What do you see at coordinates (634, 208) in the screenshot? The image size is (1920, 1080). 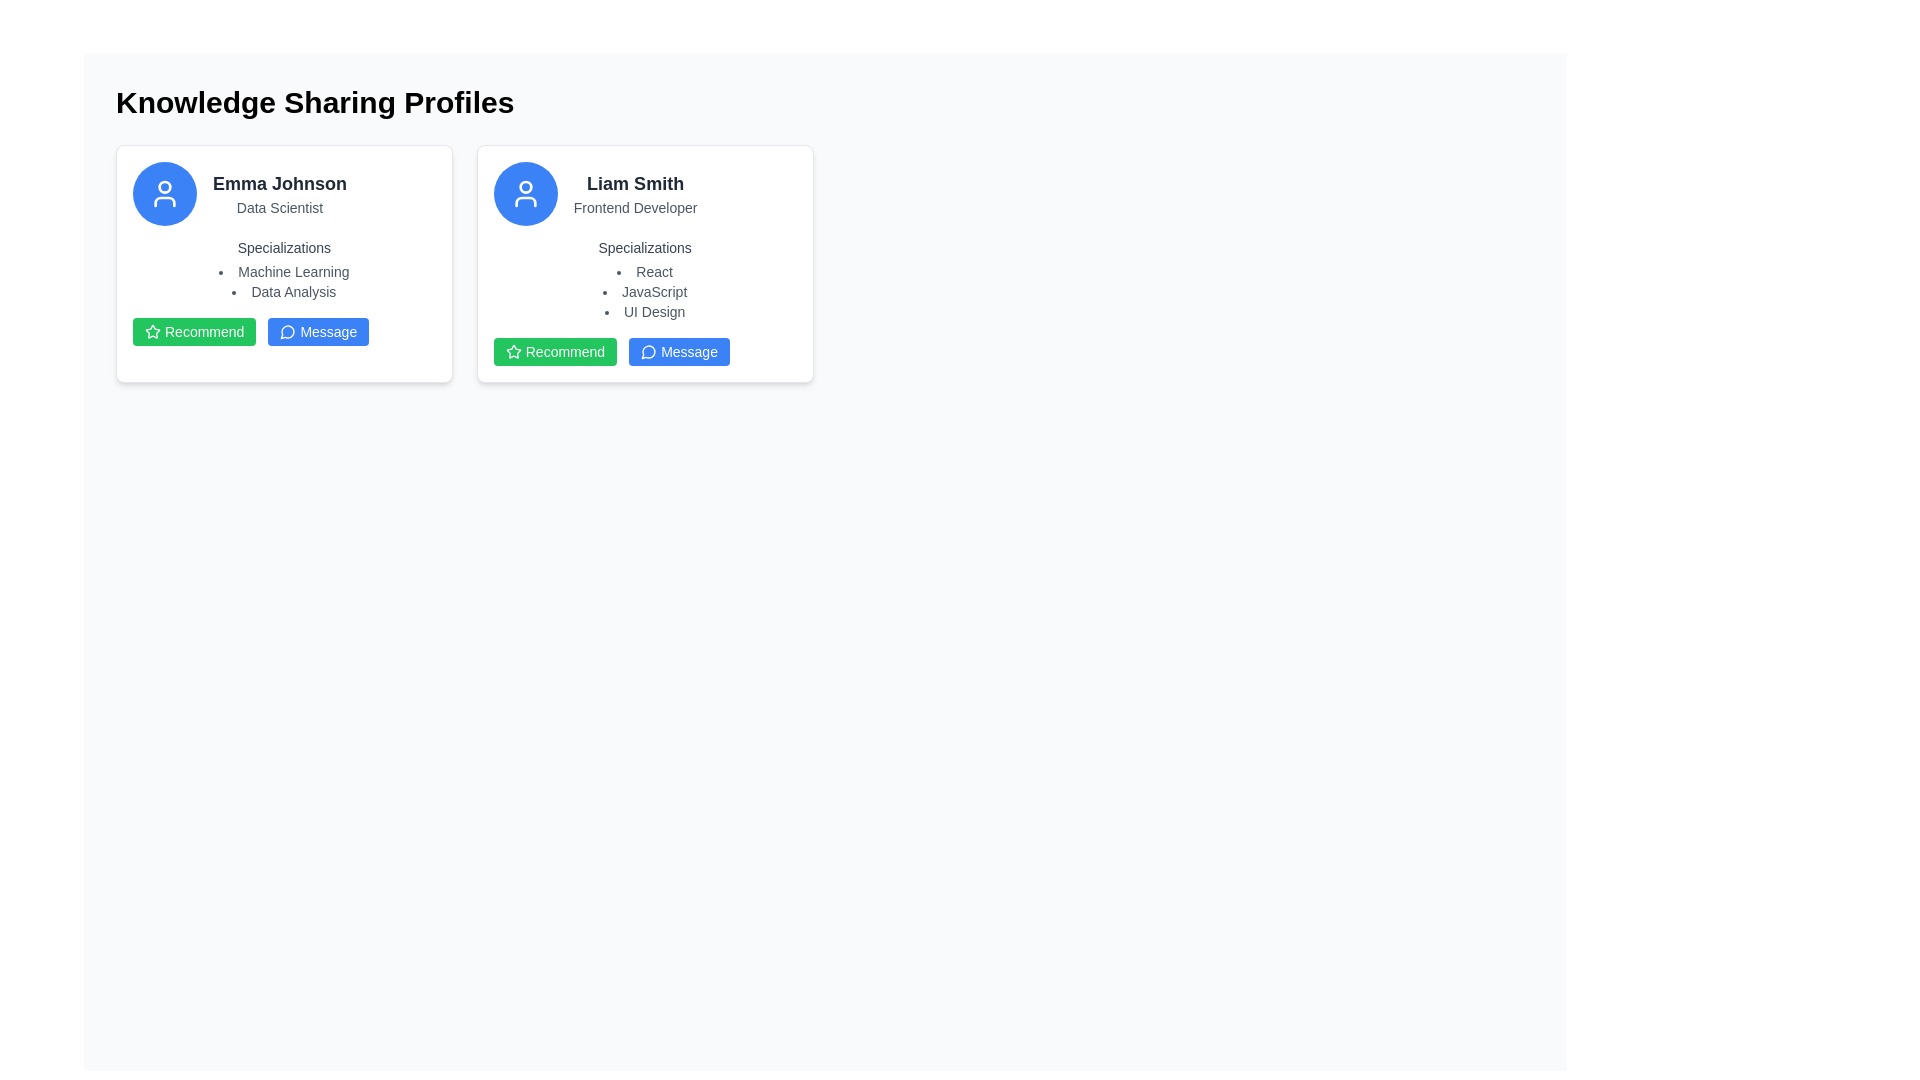 I see `the Static Text Label displaying 'Frontend Developer', which is located below 'Liam Smith' in the second profile card from the left` at bounding box center [634, 208].